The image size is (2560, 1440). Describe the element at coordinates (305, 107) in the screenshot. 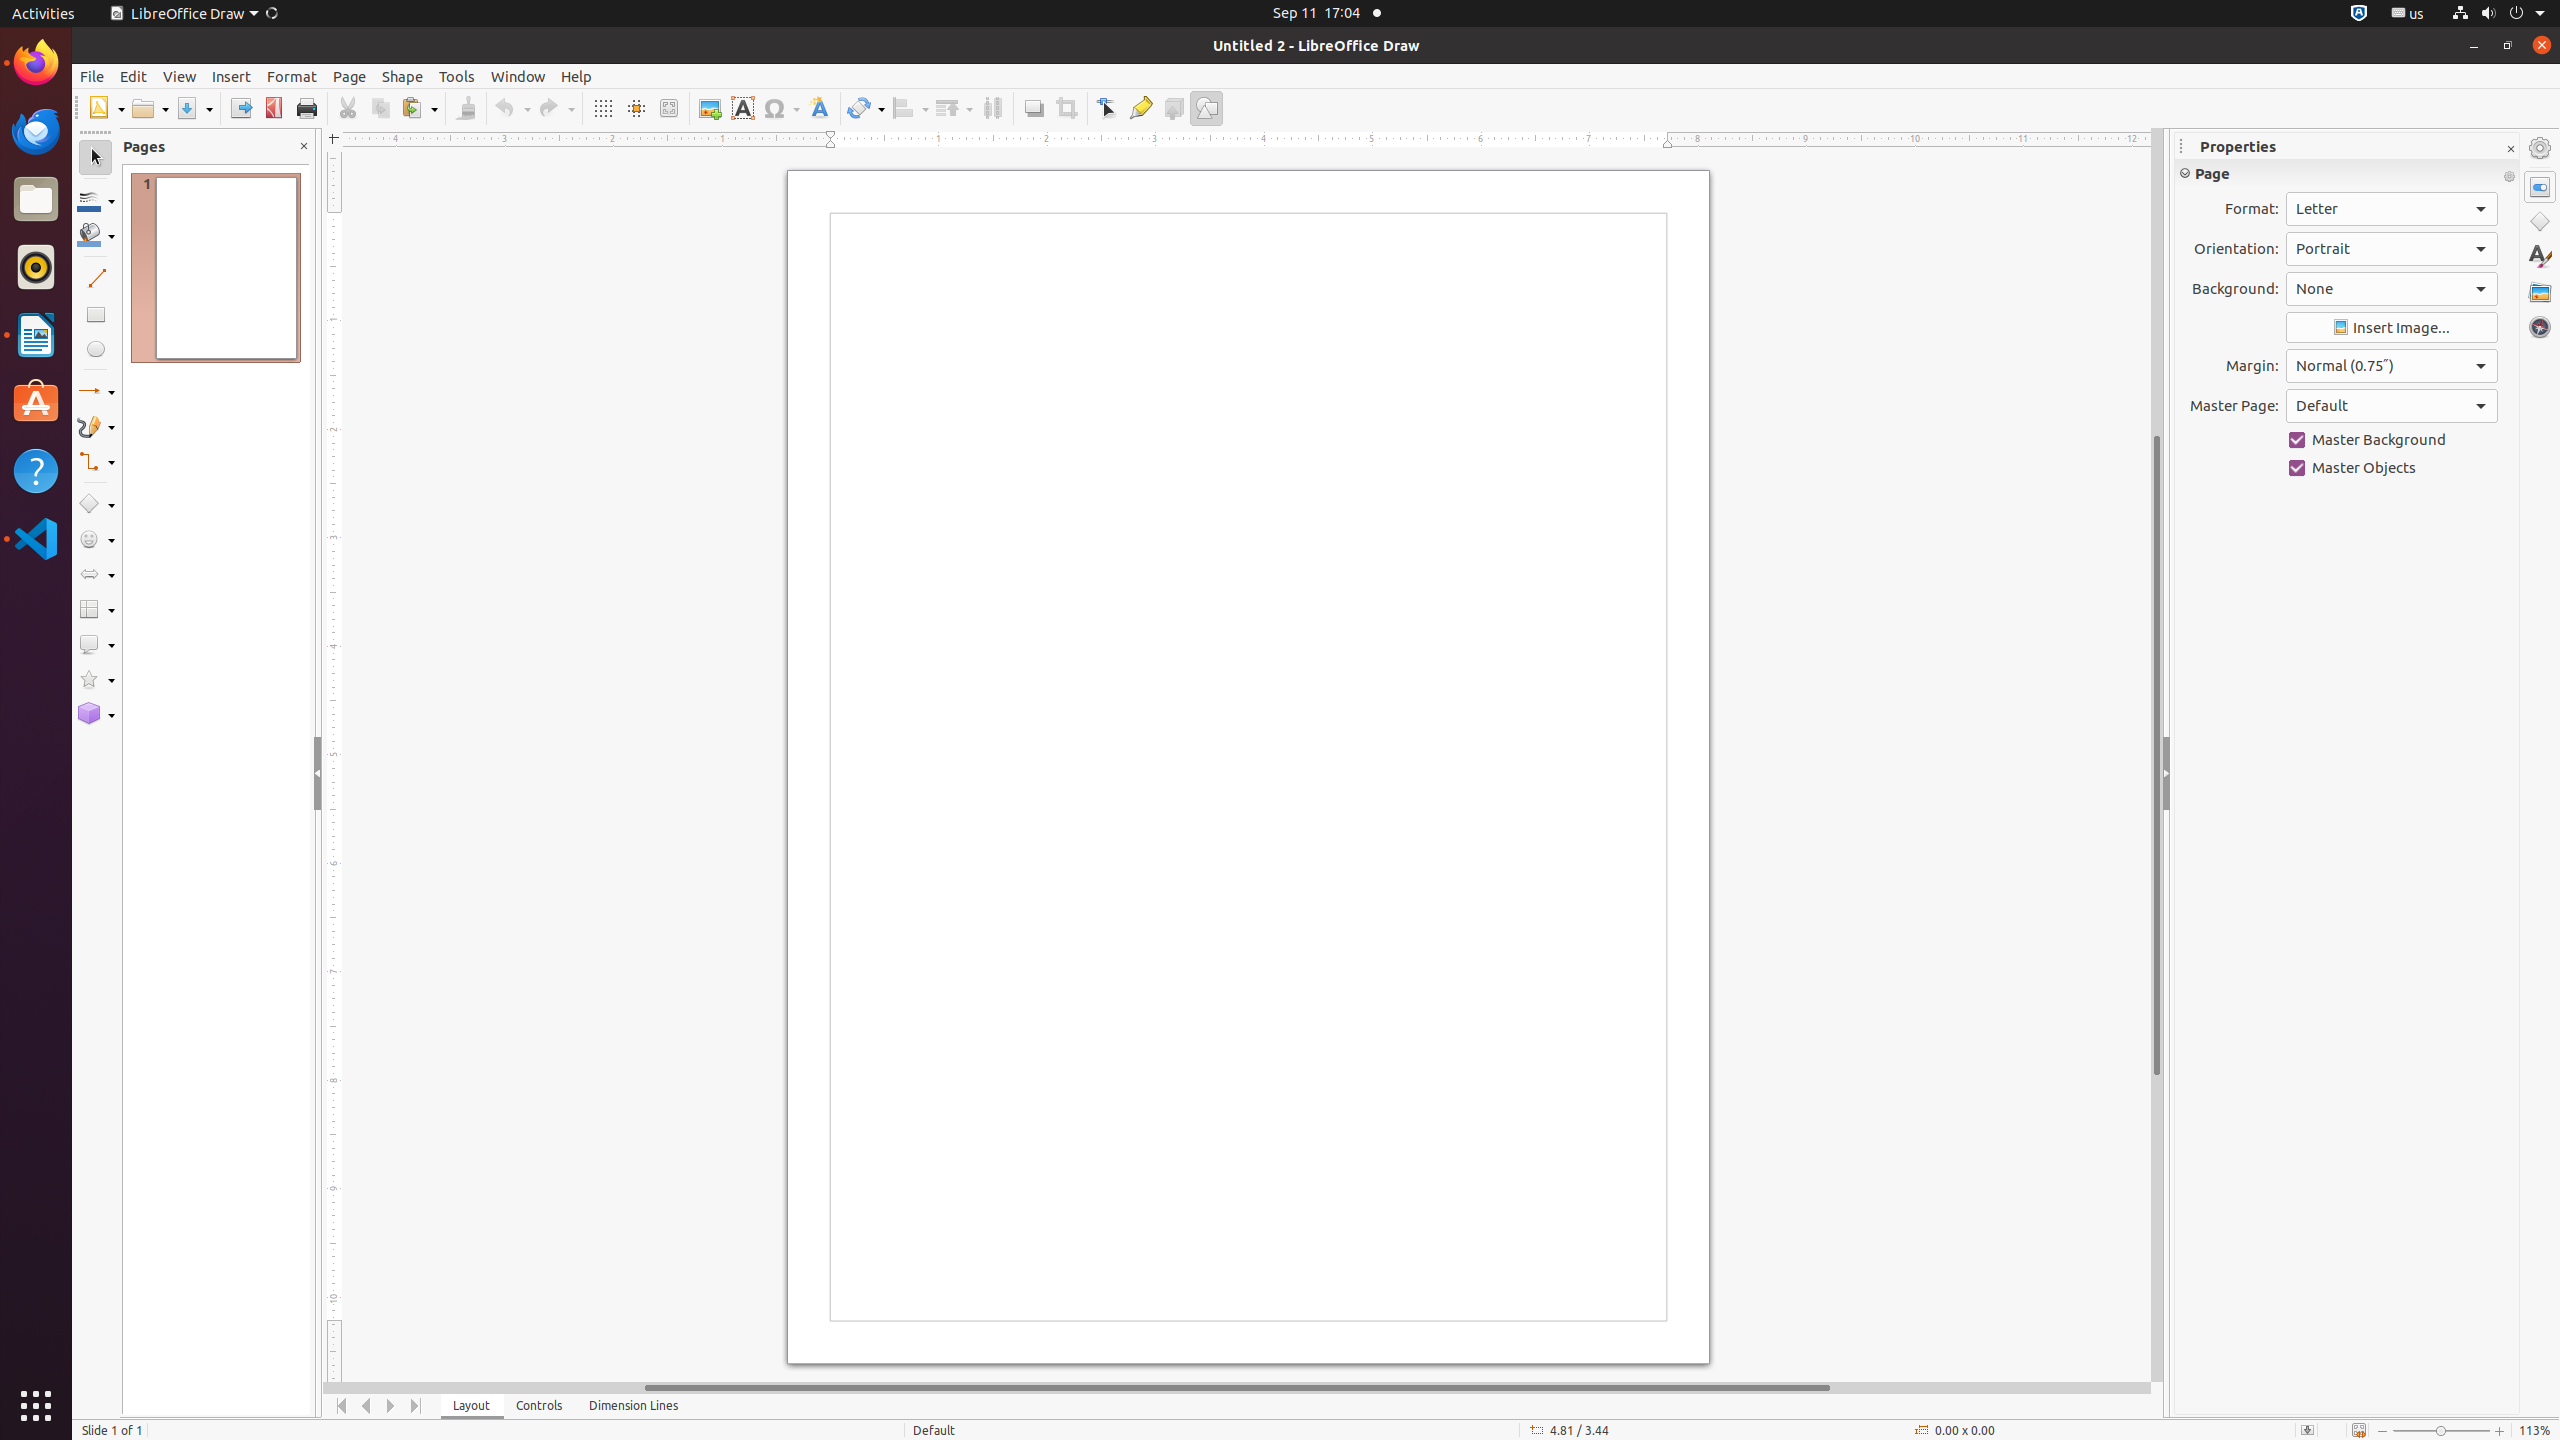

I see `'Print'` at that location.